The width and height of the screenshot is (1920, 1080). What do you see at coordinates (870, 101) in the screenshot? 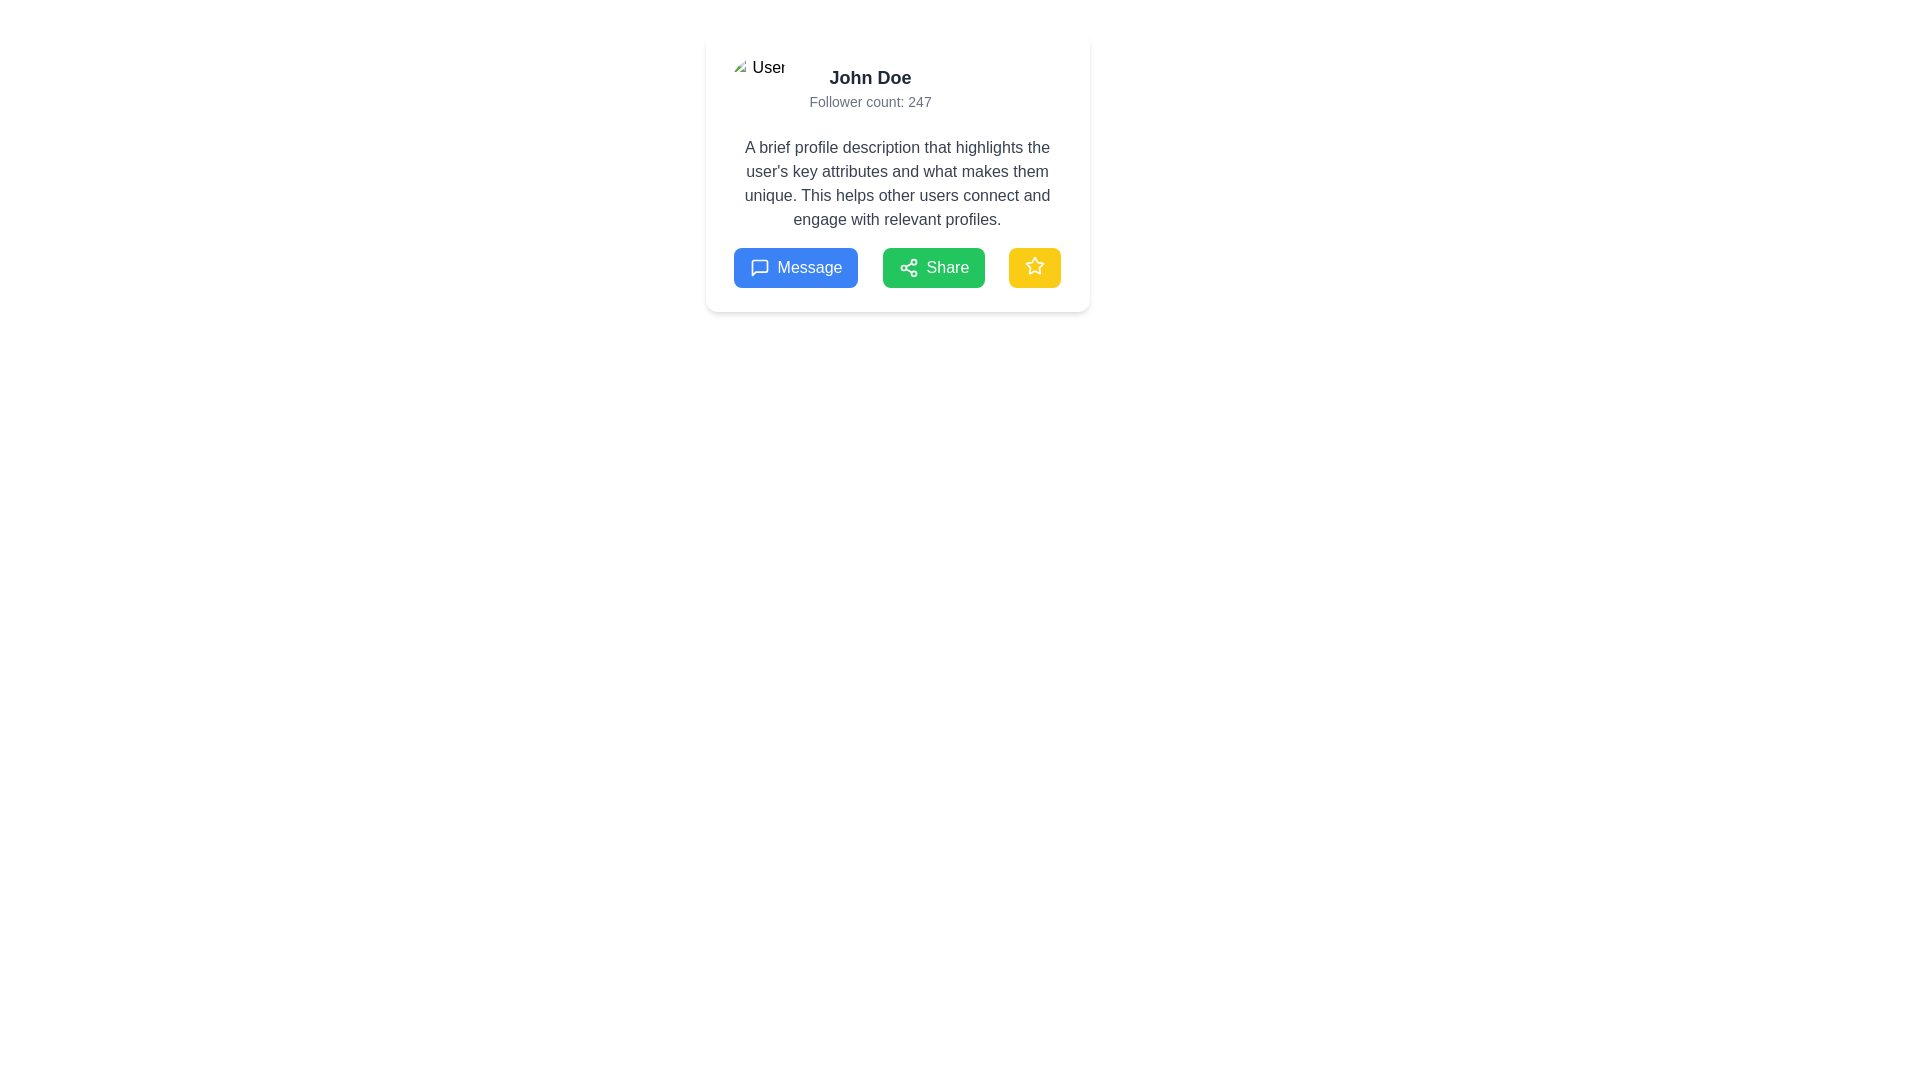
I see `the text label displaying 'Follower count: 247', which is located beneath the 'John Doe' text in gray color` at bounding box center [870, 101].